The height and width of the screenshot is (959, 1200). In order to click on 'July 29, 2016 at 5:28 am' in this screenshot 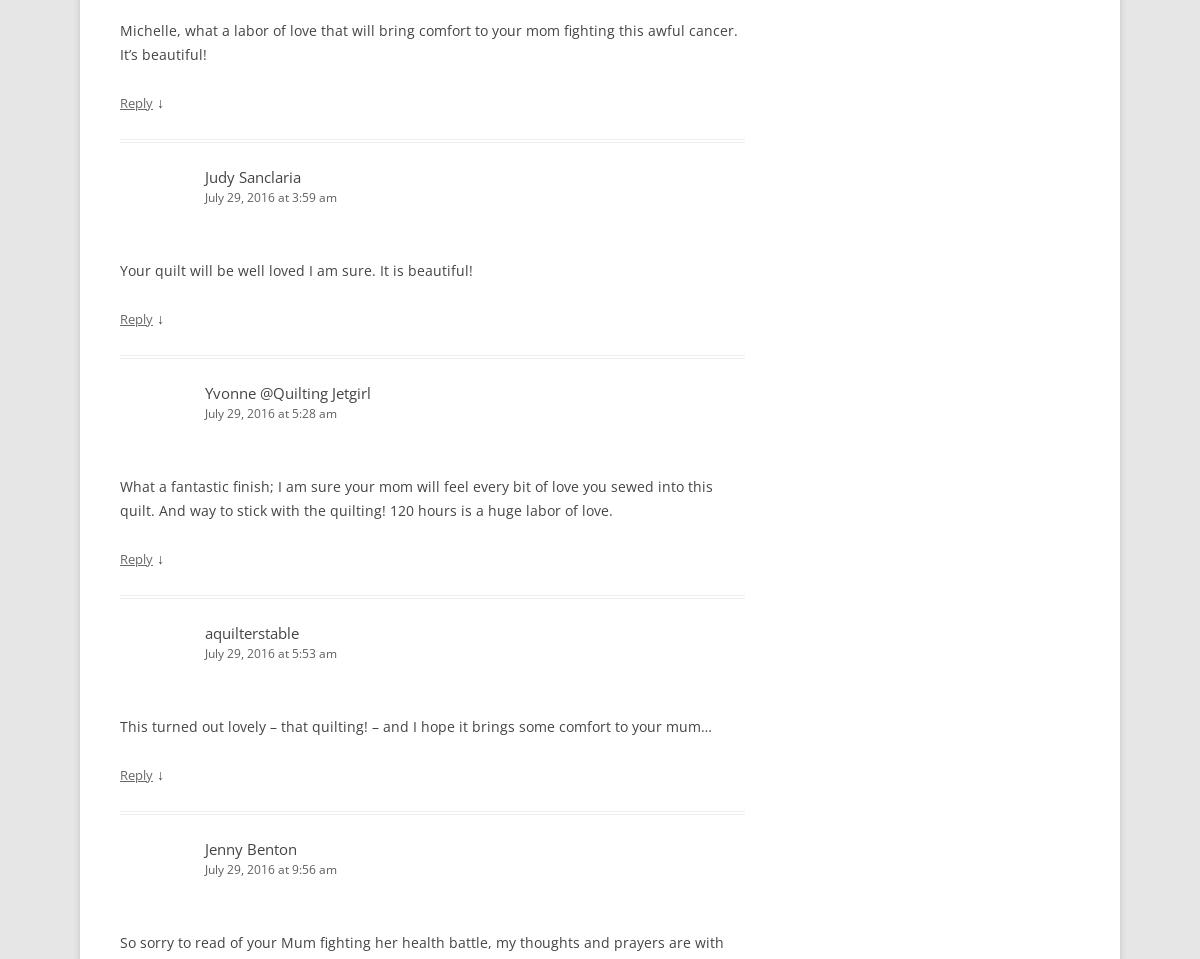, I will do `click(269, 412)`.